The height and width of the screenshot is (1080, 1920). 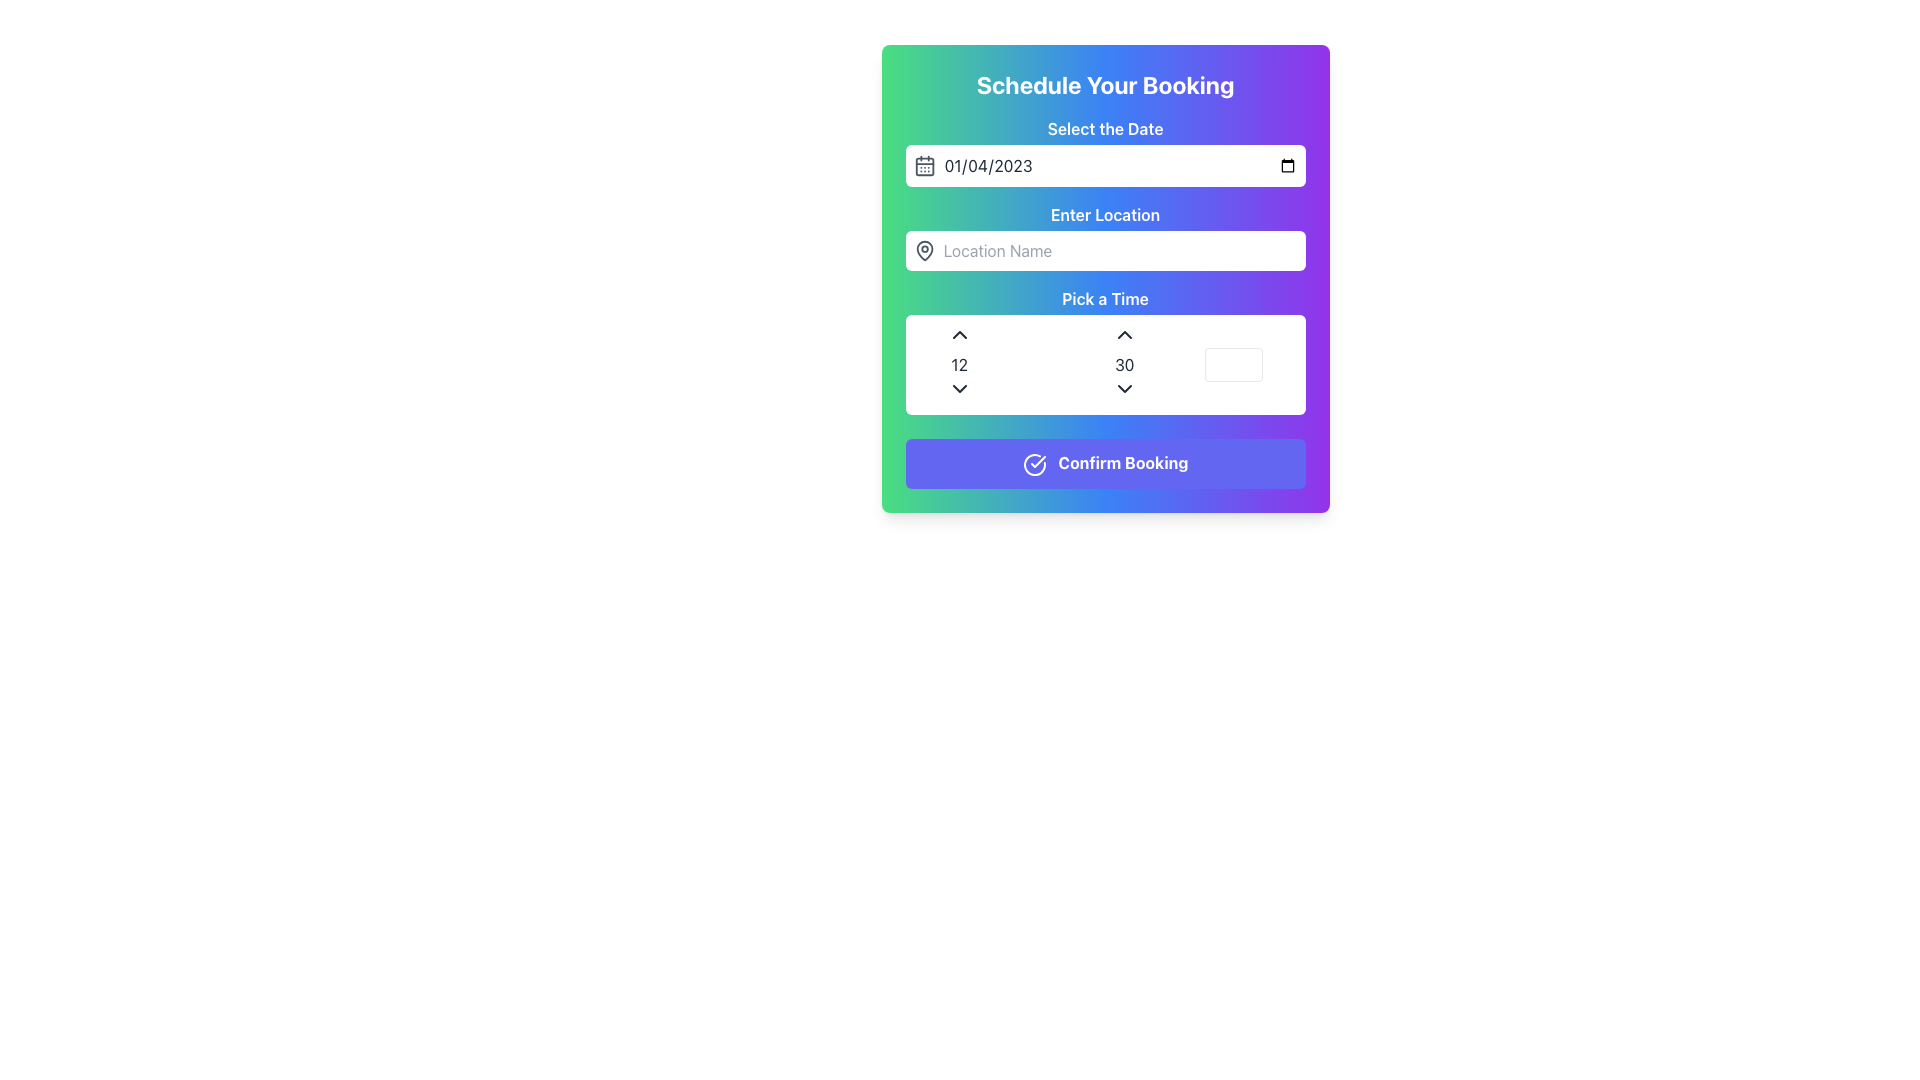 What do you see at coordinates (958, 389) in the screenshot?
I see `the downward-facing SVG arrow icon button located to the right of the number '12' in the hour selection area to decrease the hour` at bounding box center [958, 389].